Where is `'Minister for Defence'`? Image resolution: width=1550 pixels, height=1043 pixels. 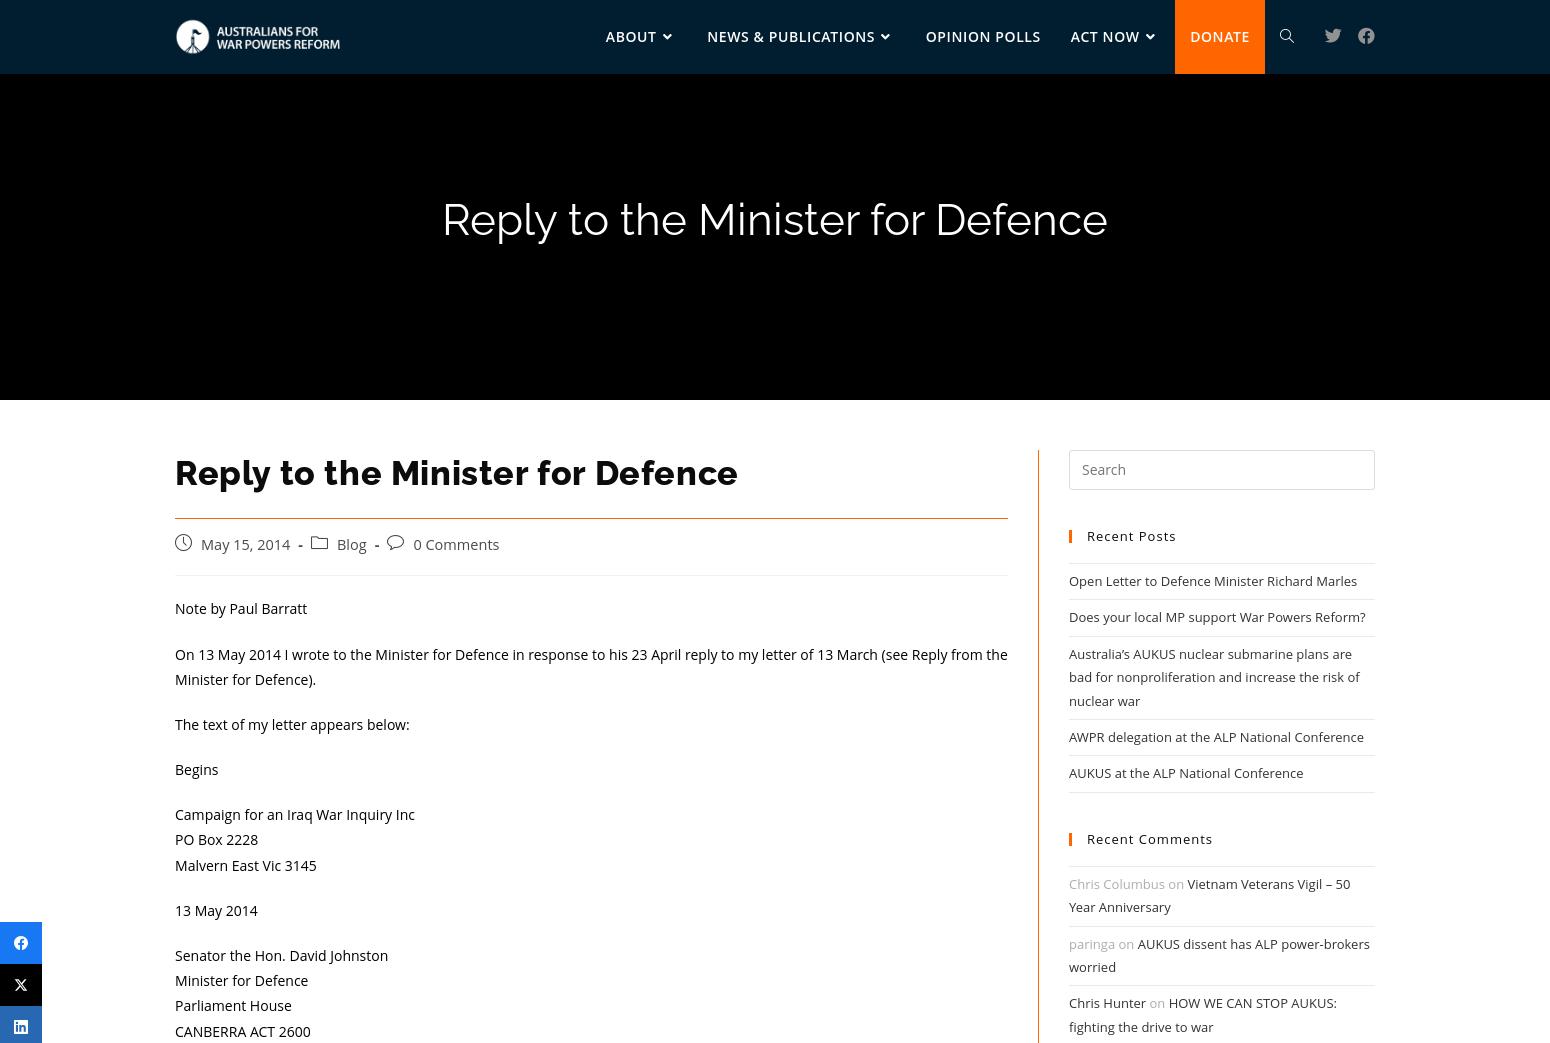 'Minister for Defence' is located at coordinates (241, 980).